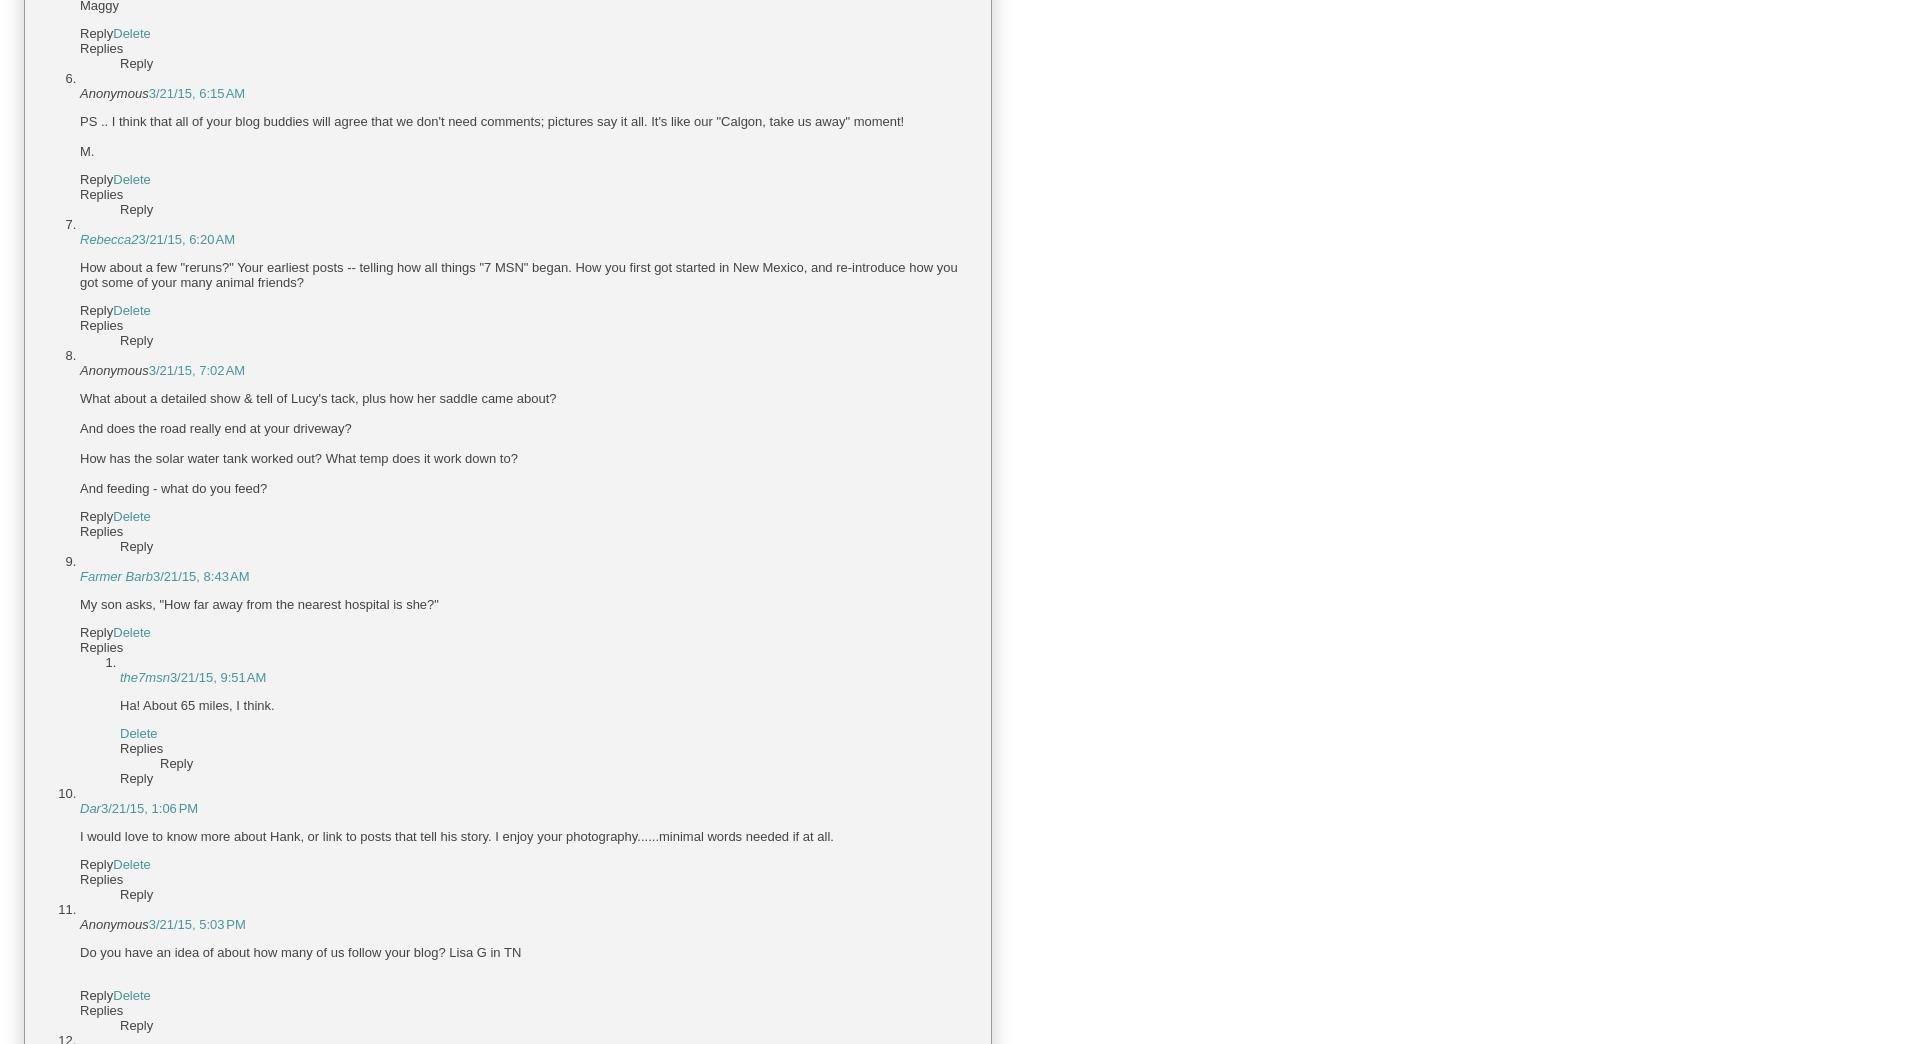 This screenshot has height=1044, width=1908. What do you see at coordinates (199, 575) in the screenshot?
I see `'3/21/15, 8:43 AM'` at bounding box center [199, 575].